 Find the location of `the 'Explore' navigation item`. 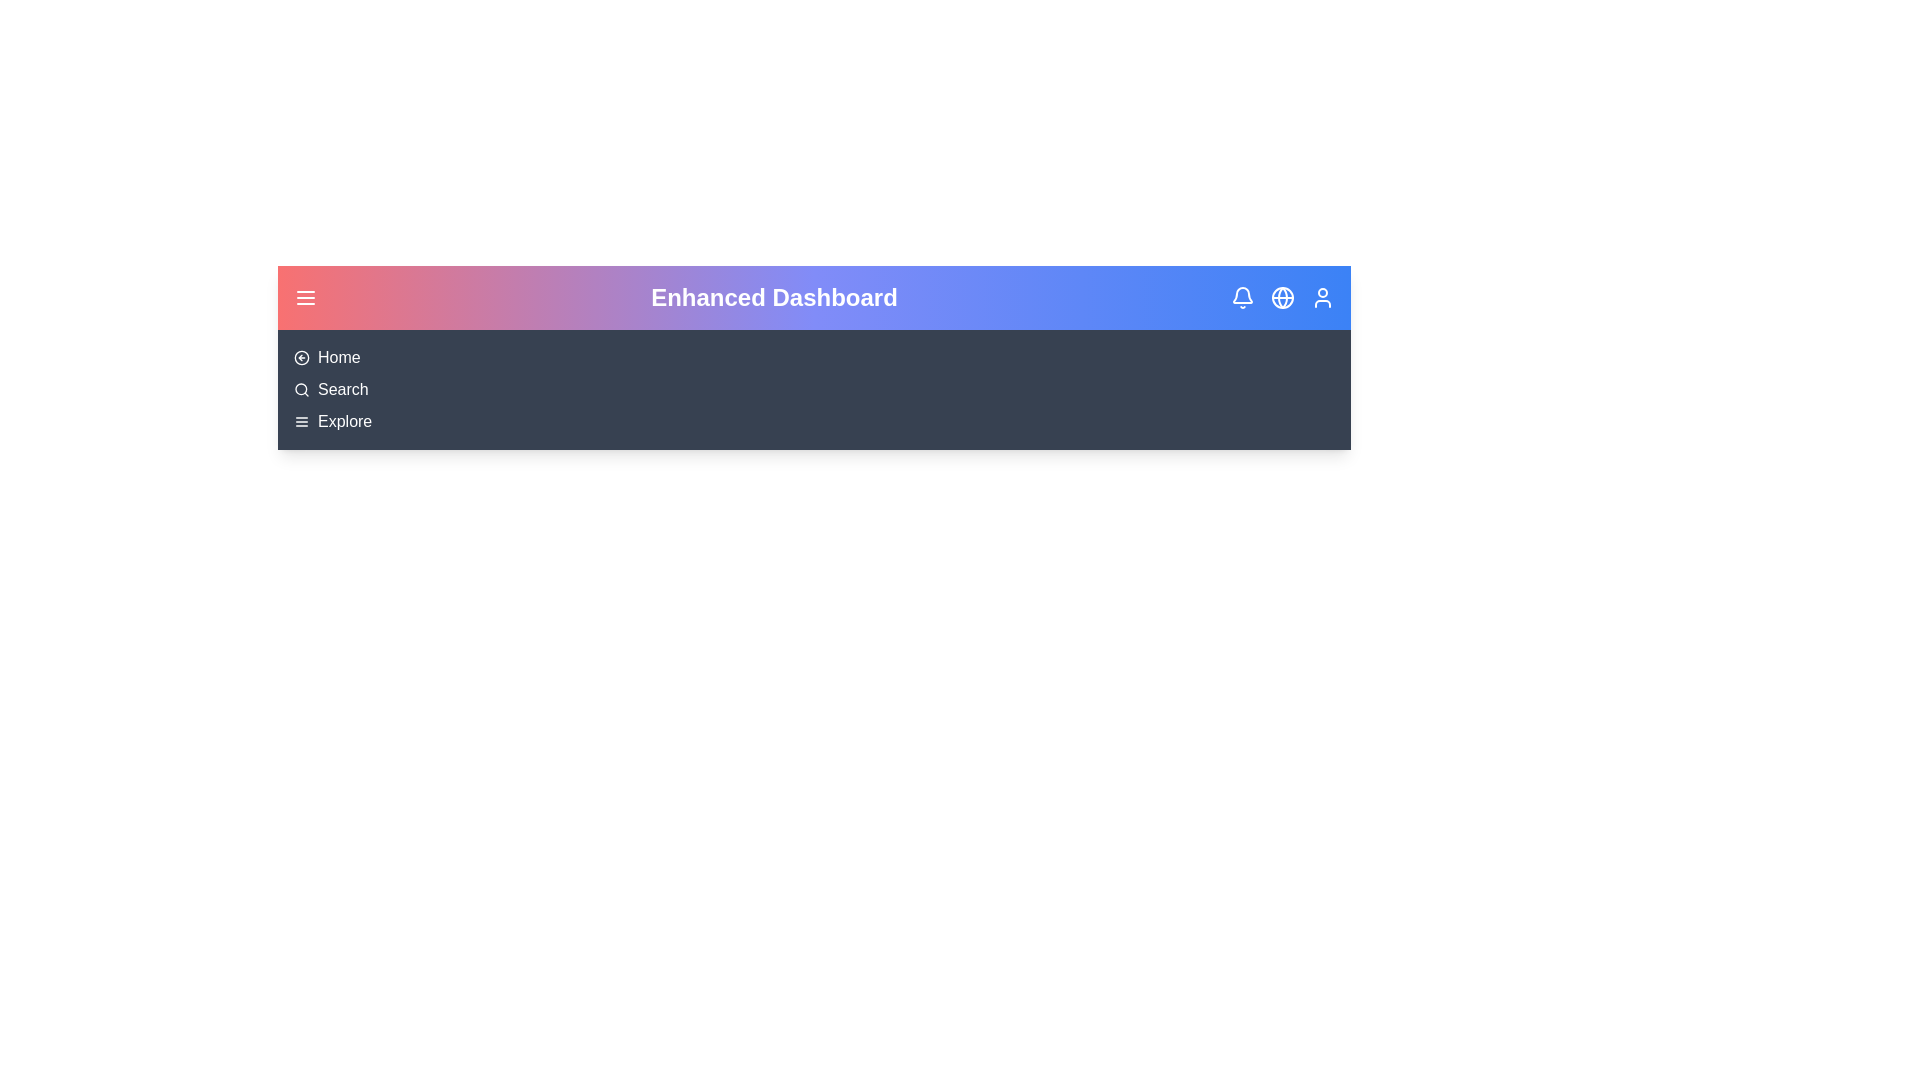

the 'Explore' navigation item is located at coordinates (345, 420).